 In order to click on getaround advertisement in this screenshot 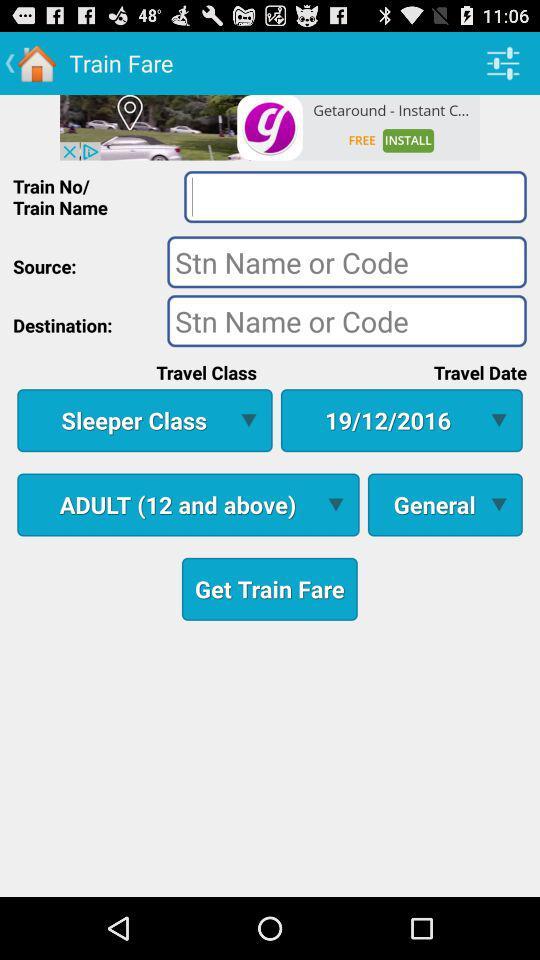, I will do `click(270, 126)`.